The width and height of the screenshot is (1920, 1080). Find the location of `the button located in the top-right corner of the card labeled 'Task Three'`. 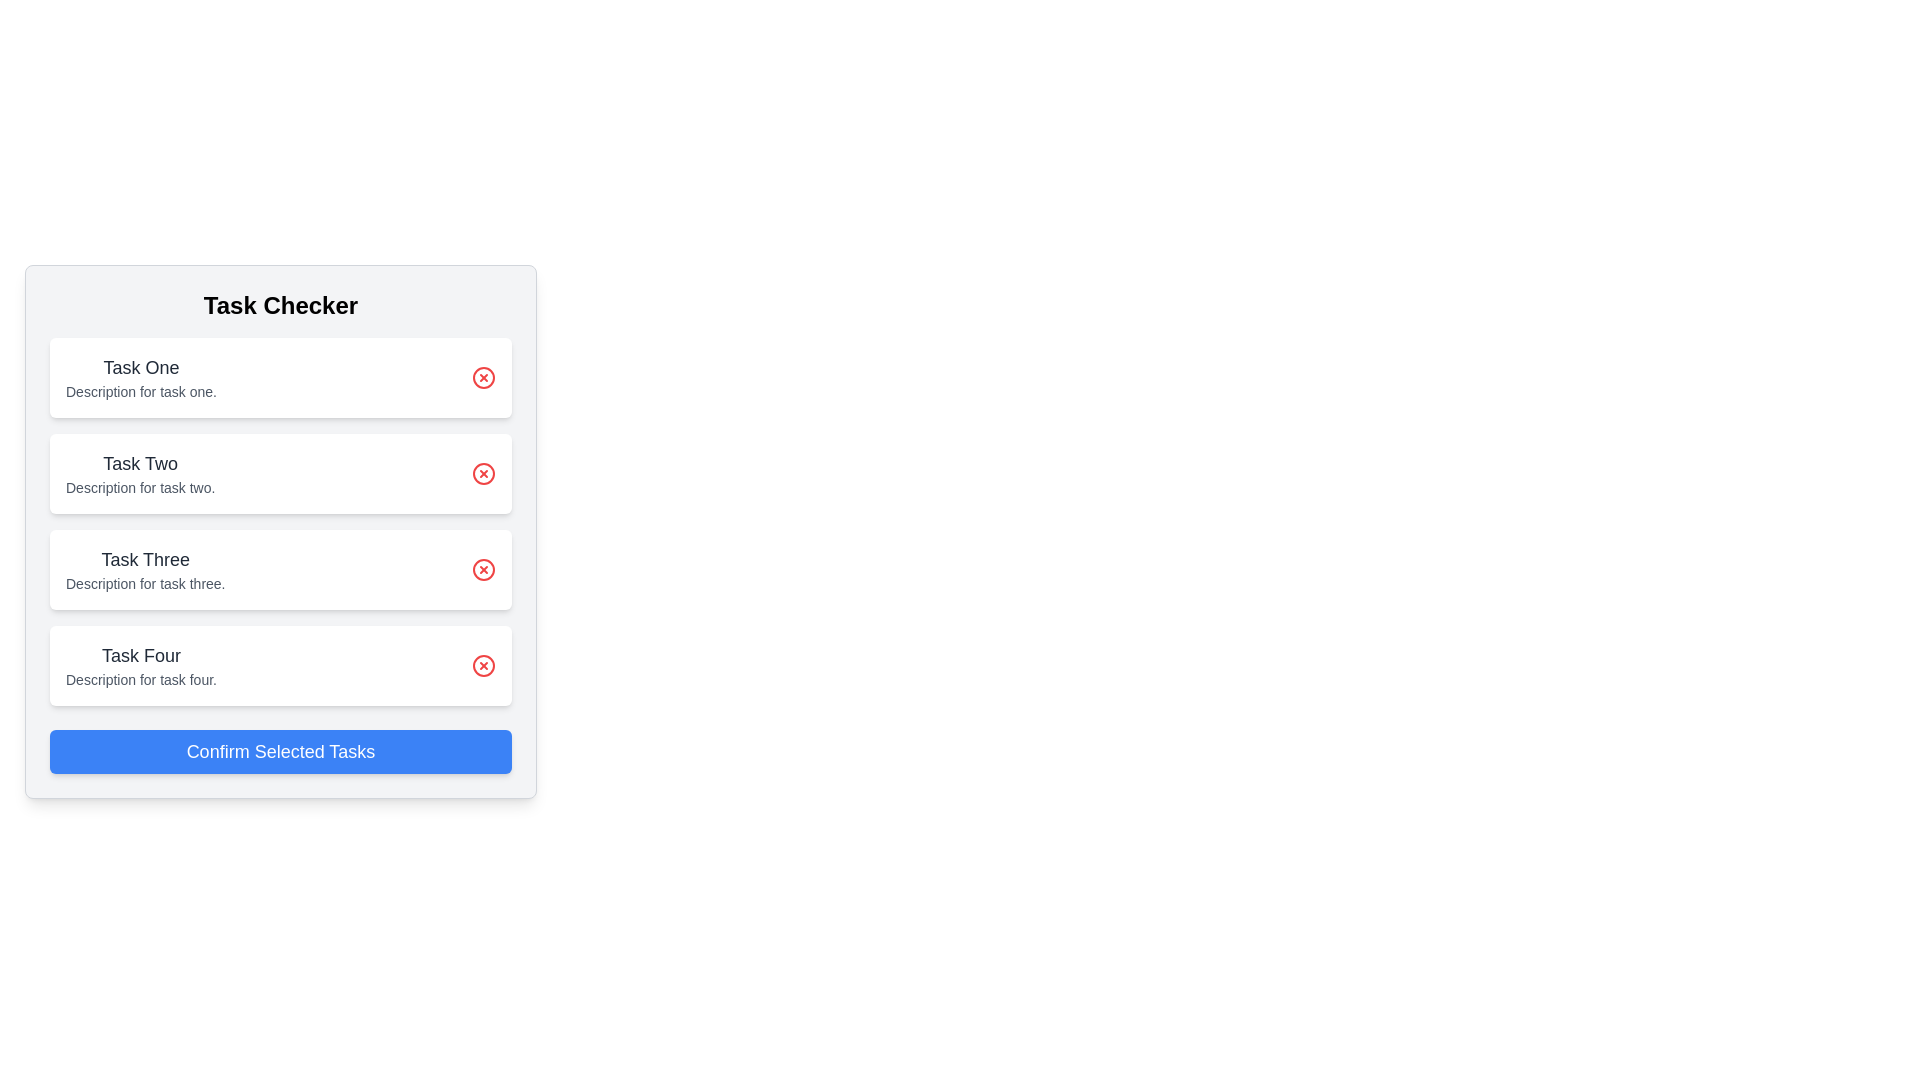

the button located in the top-right corner of the card labeled 'Task Three' is located at coordinates (484, 570).